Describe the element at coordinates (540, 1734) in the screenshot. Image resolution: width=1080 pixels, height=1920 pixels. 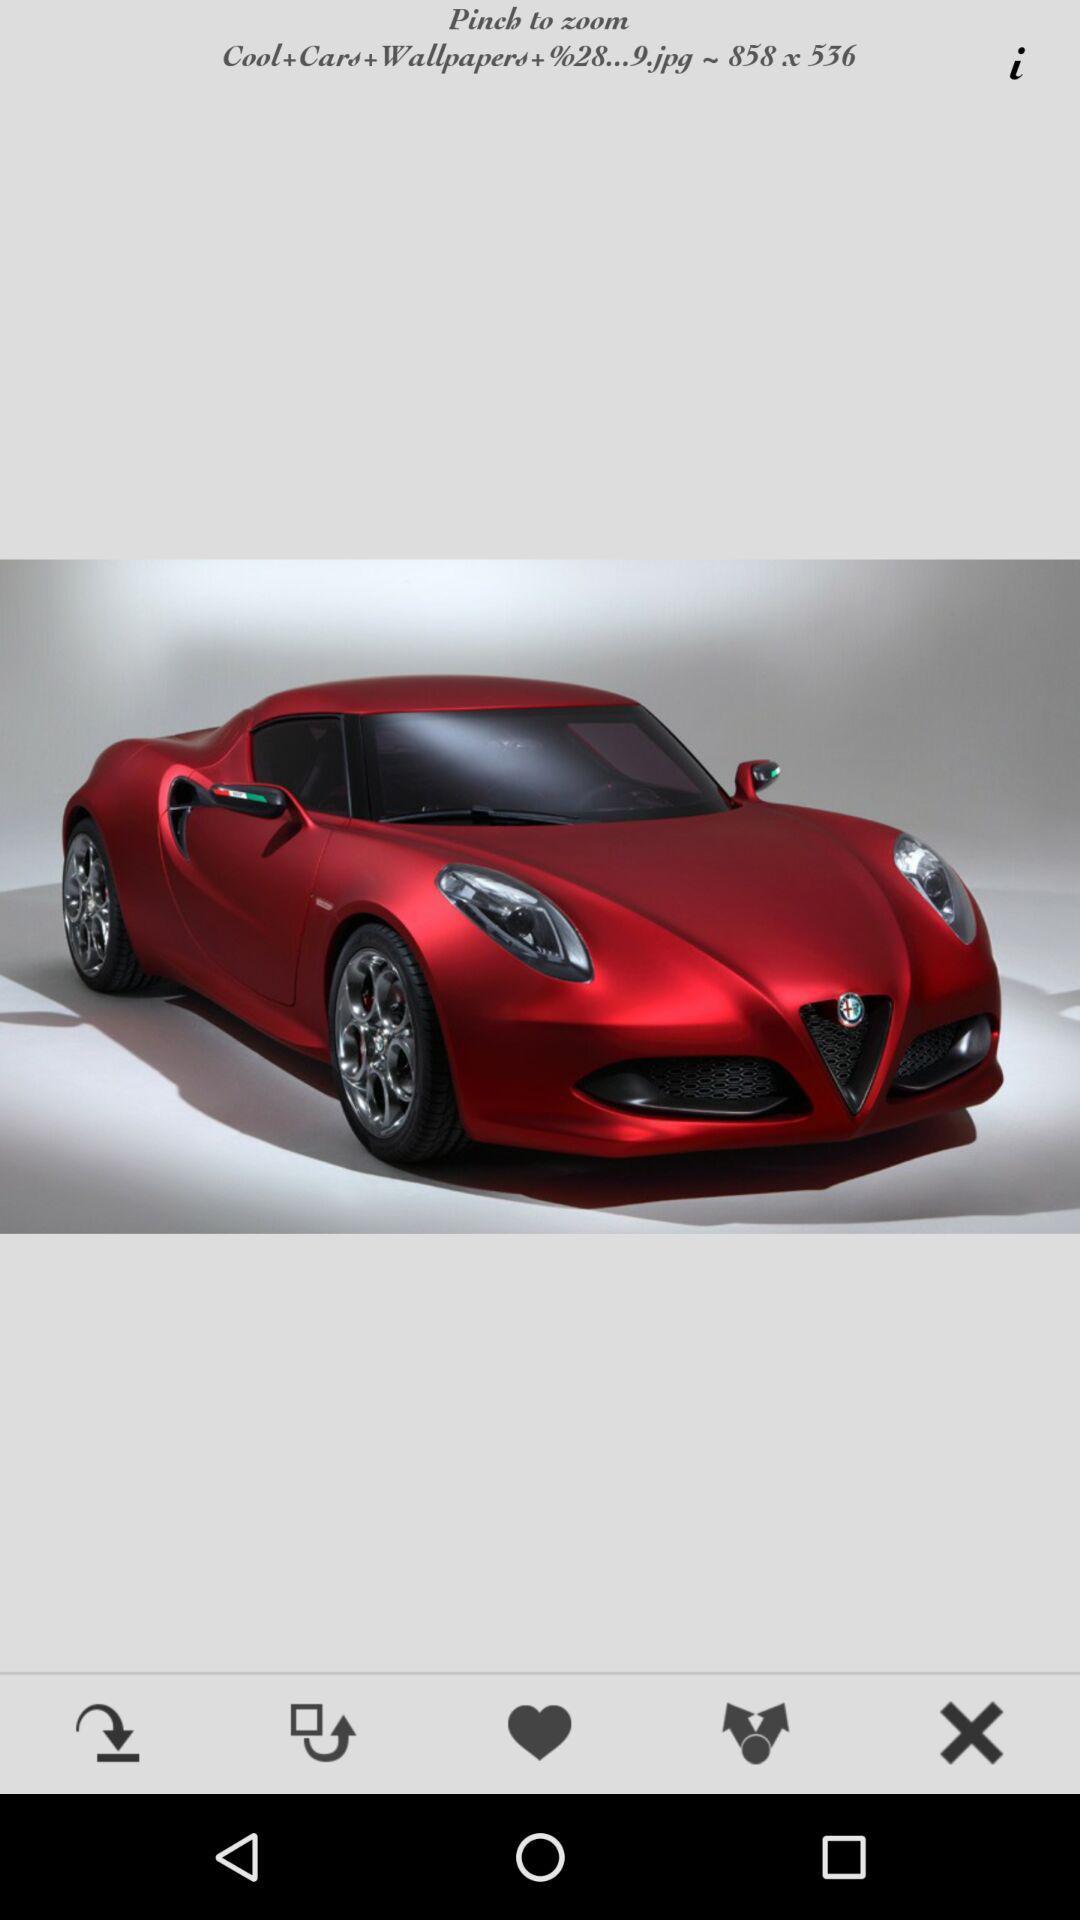
I see `like the item` at that location.